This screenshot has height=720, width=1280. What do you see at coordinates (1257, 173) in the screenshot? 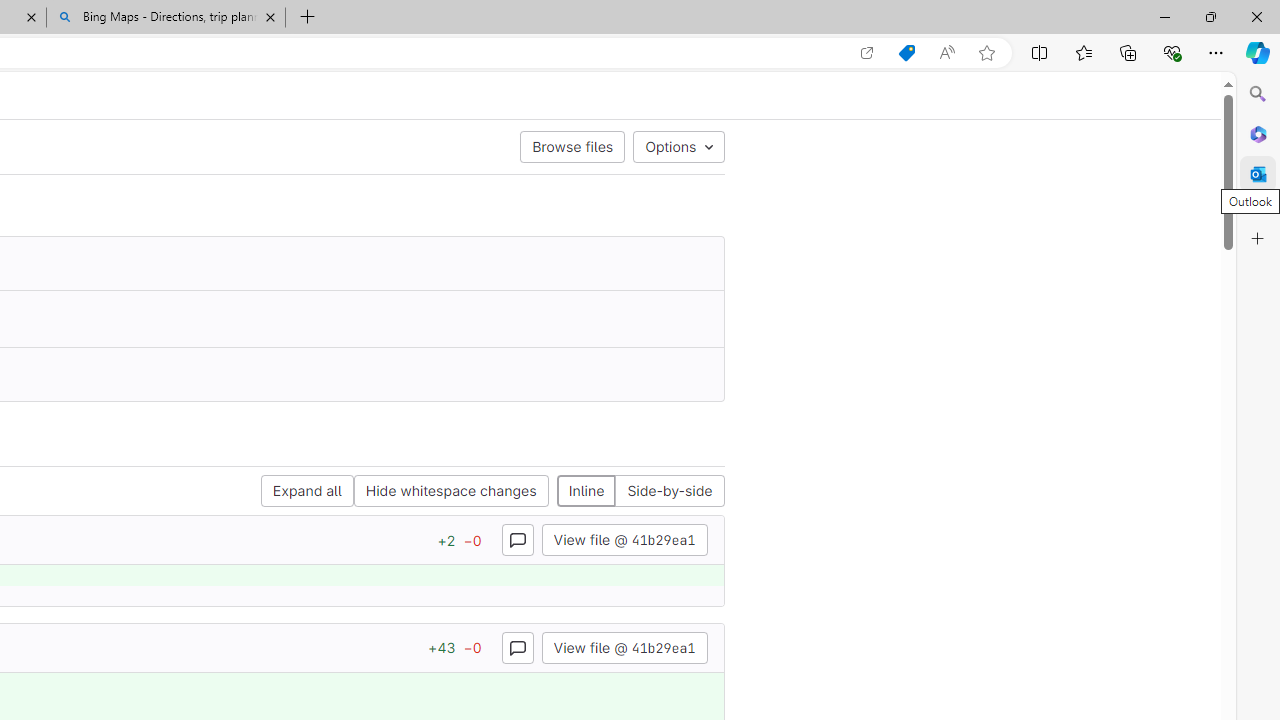
I see `'Outlook'` at bounding box center [1257, 173].